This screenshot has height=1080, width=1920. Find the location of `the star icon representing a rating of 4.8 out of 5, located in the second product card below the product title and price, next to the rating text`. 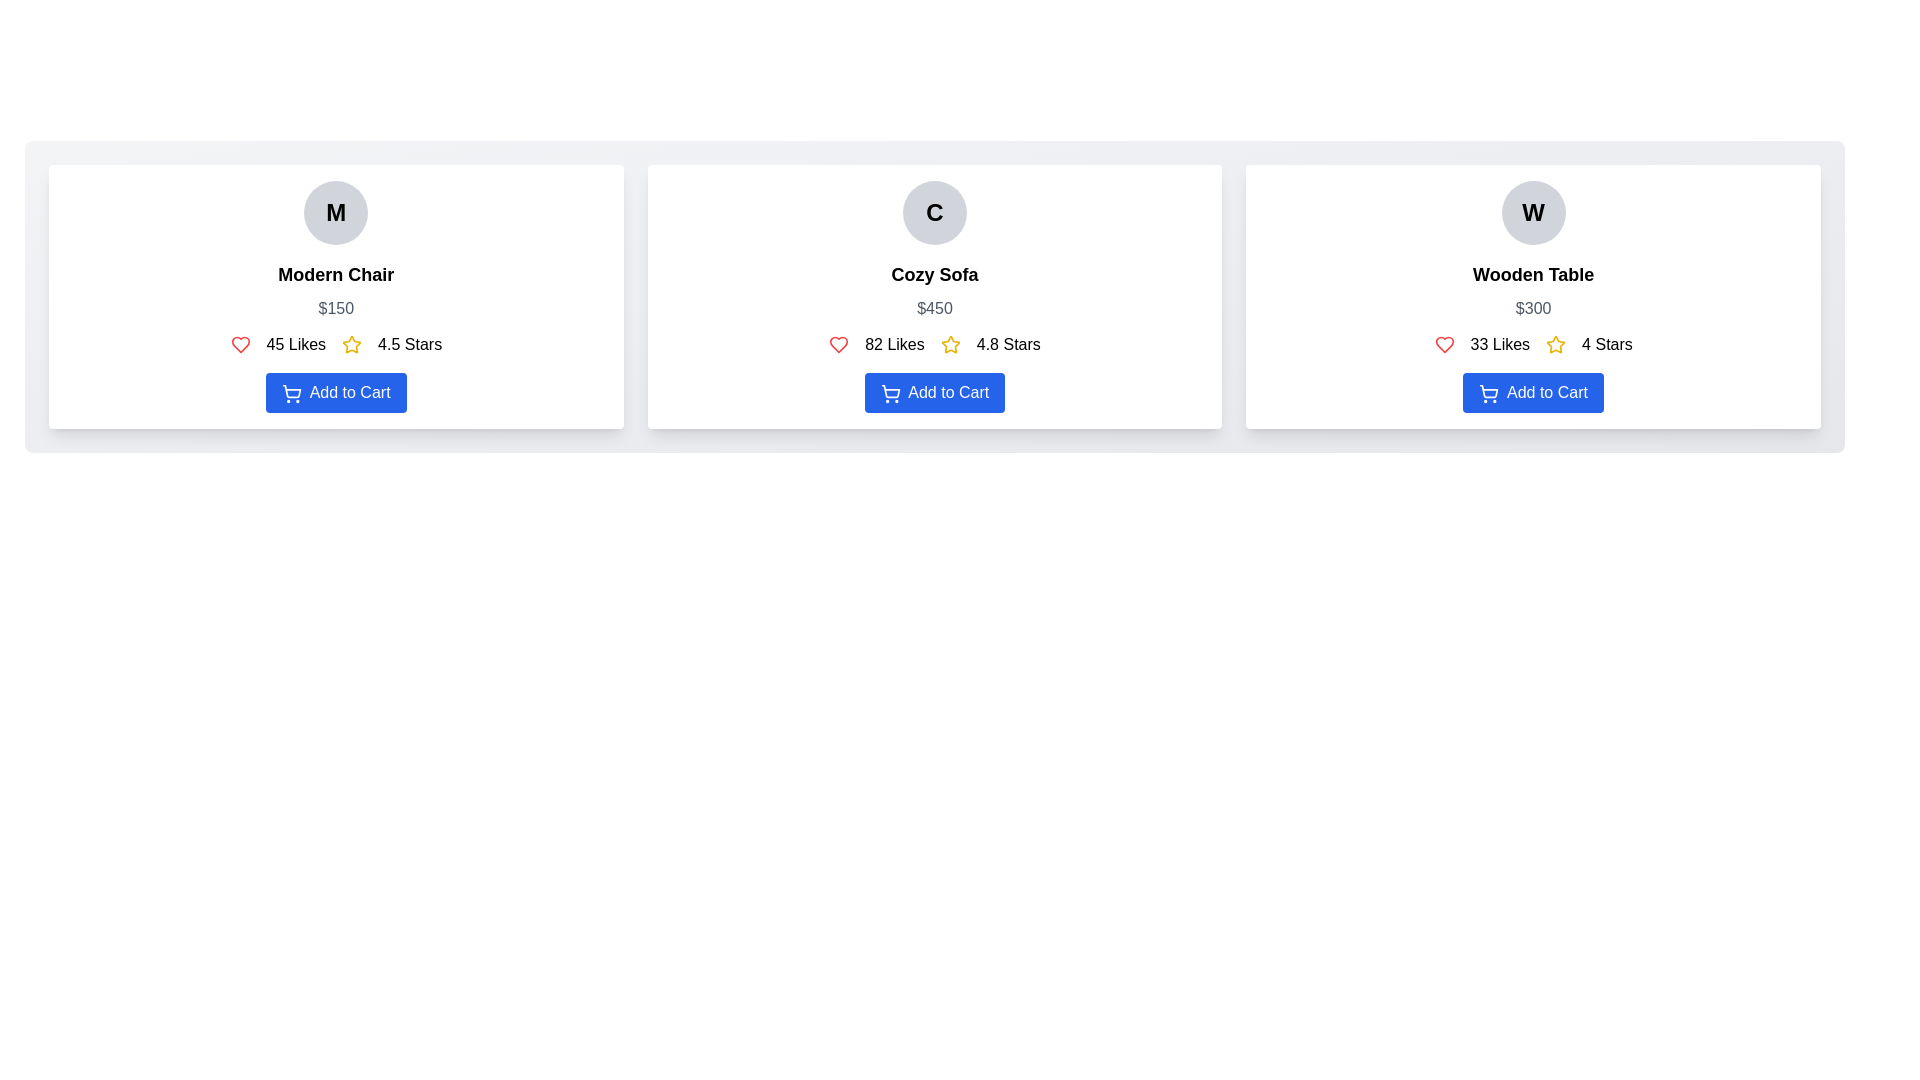

the star icon representing a rating of 4.8 out of 5, located in the second product card below the product title and price, next to the rating text is located at coordinates (949, 343).